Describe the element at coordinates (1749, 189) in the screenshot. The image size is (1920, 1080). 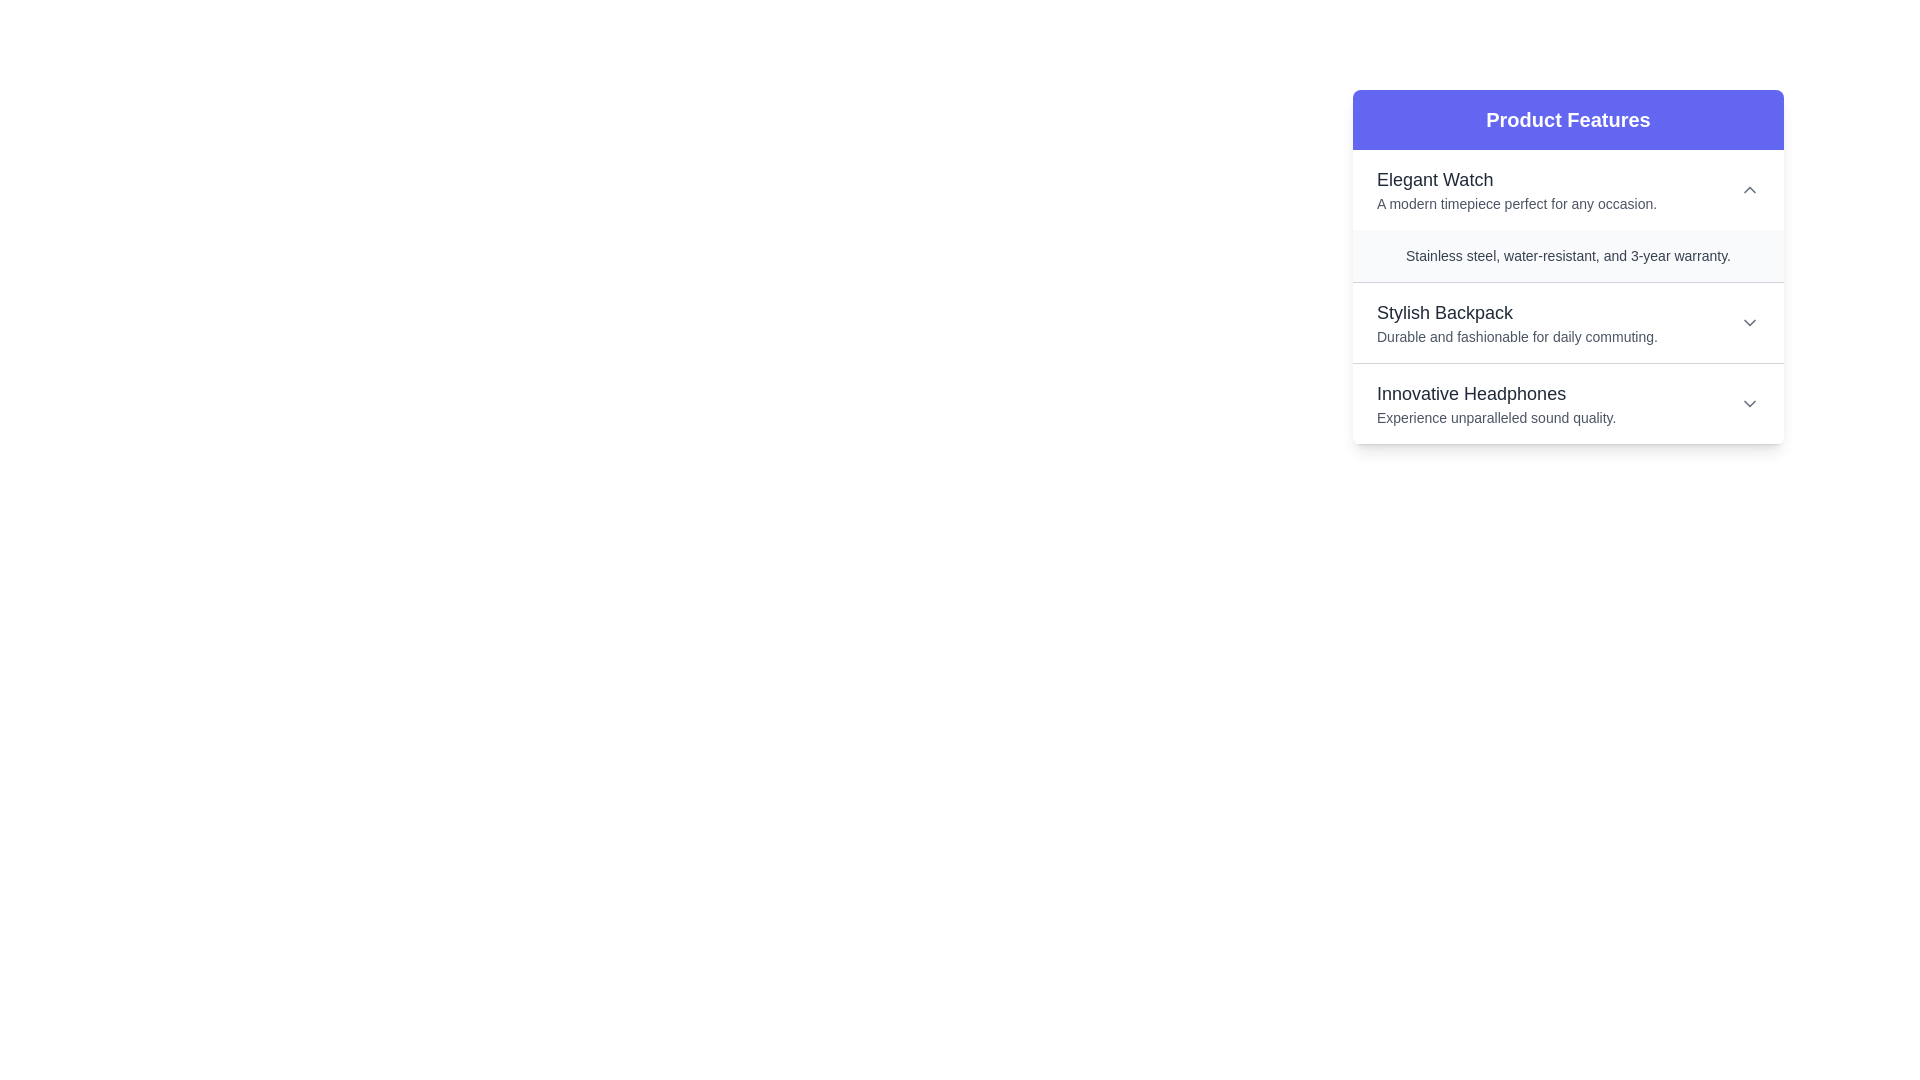
I see `the chevron-up icon on the 'Product Features' card in the 'Elegant Watch' section` at that location.